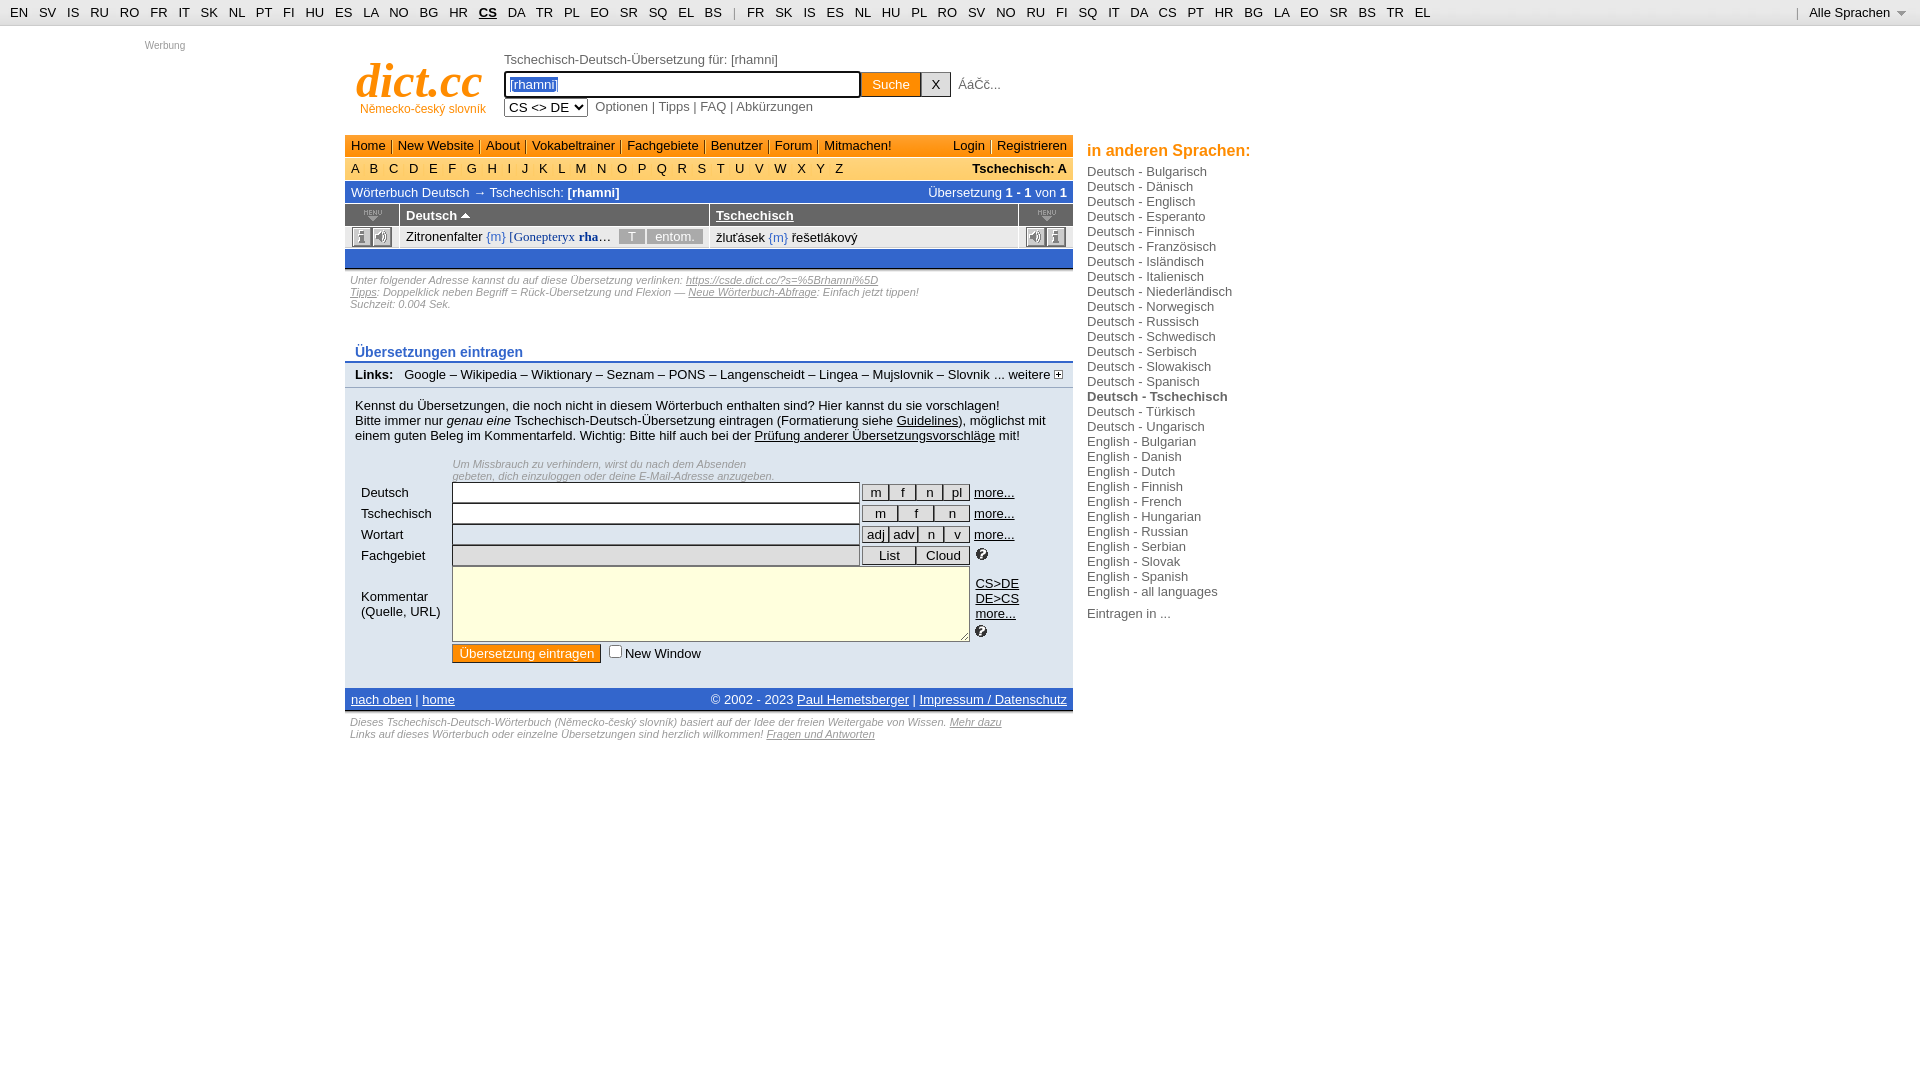 The width and height of the screenshot is (1920, 1080). I want to click on 'N', so click(592, 167).